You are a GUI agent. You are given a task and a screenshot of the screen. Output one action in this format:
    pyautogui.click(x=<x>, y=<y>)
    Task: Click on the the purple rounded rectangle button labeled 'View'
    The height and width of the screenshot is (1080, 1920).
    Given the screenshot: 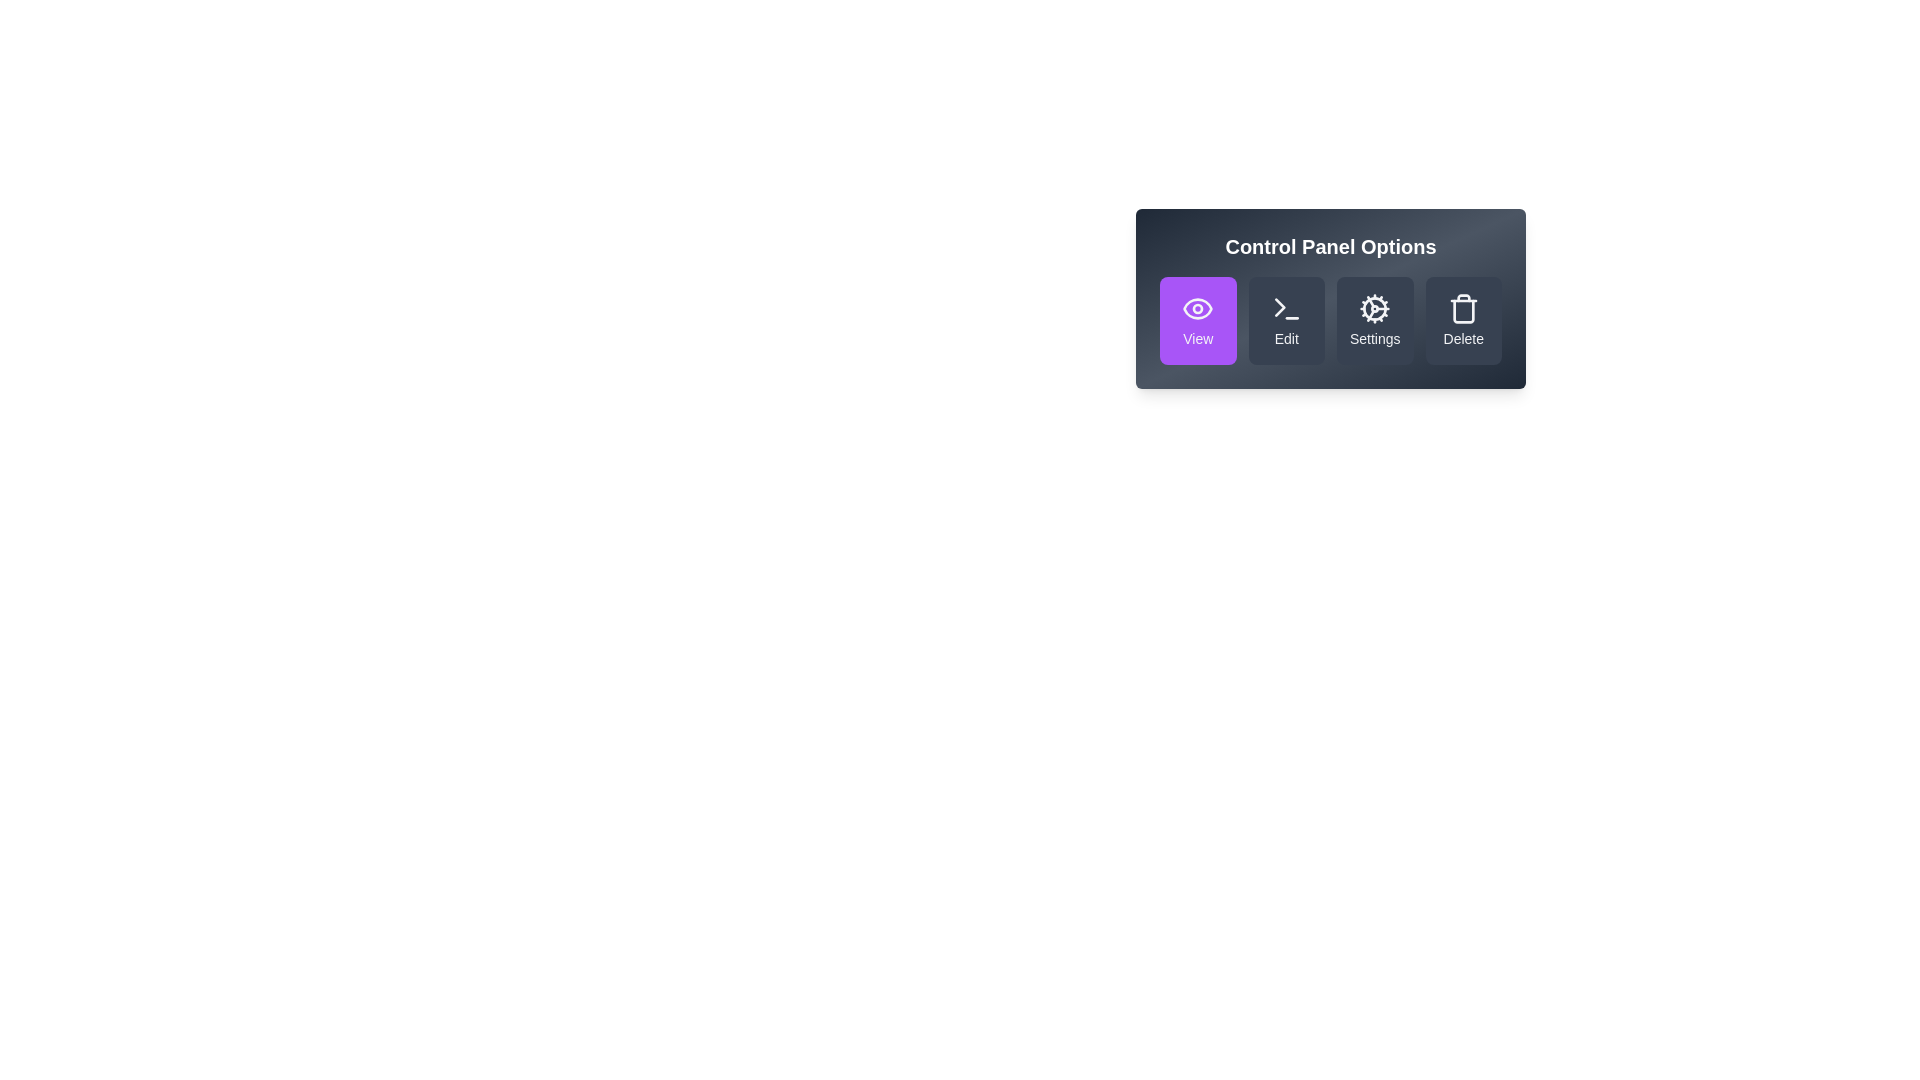 What is the action you would take?
    pyautogui.click(x=1198, y=319)
    